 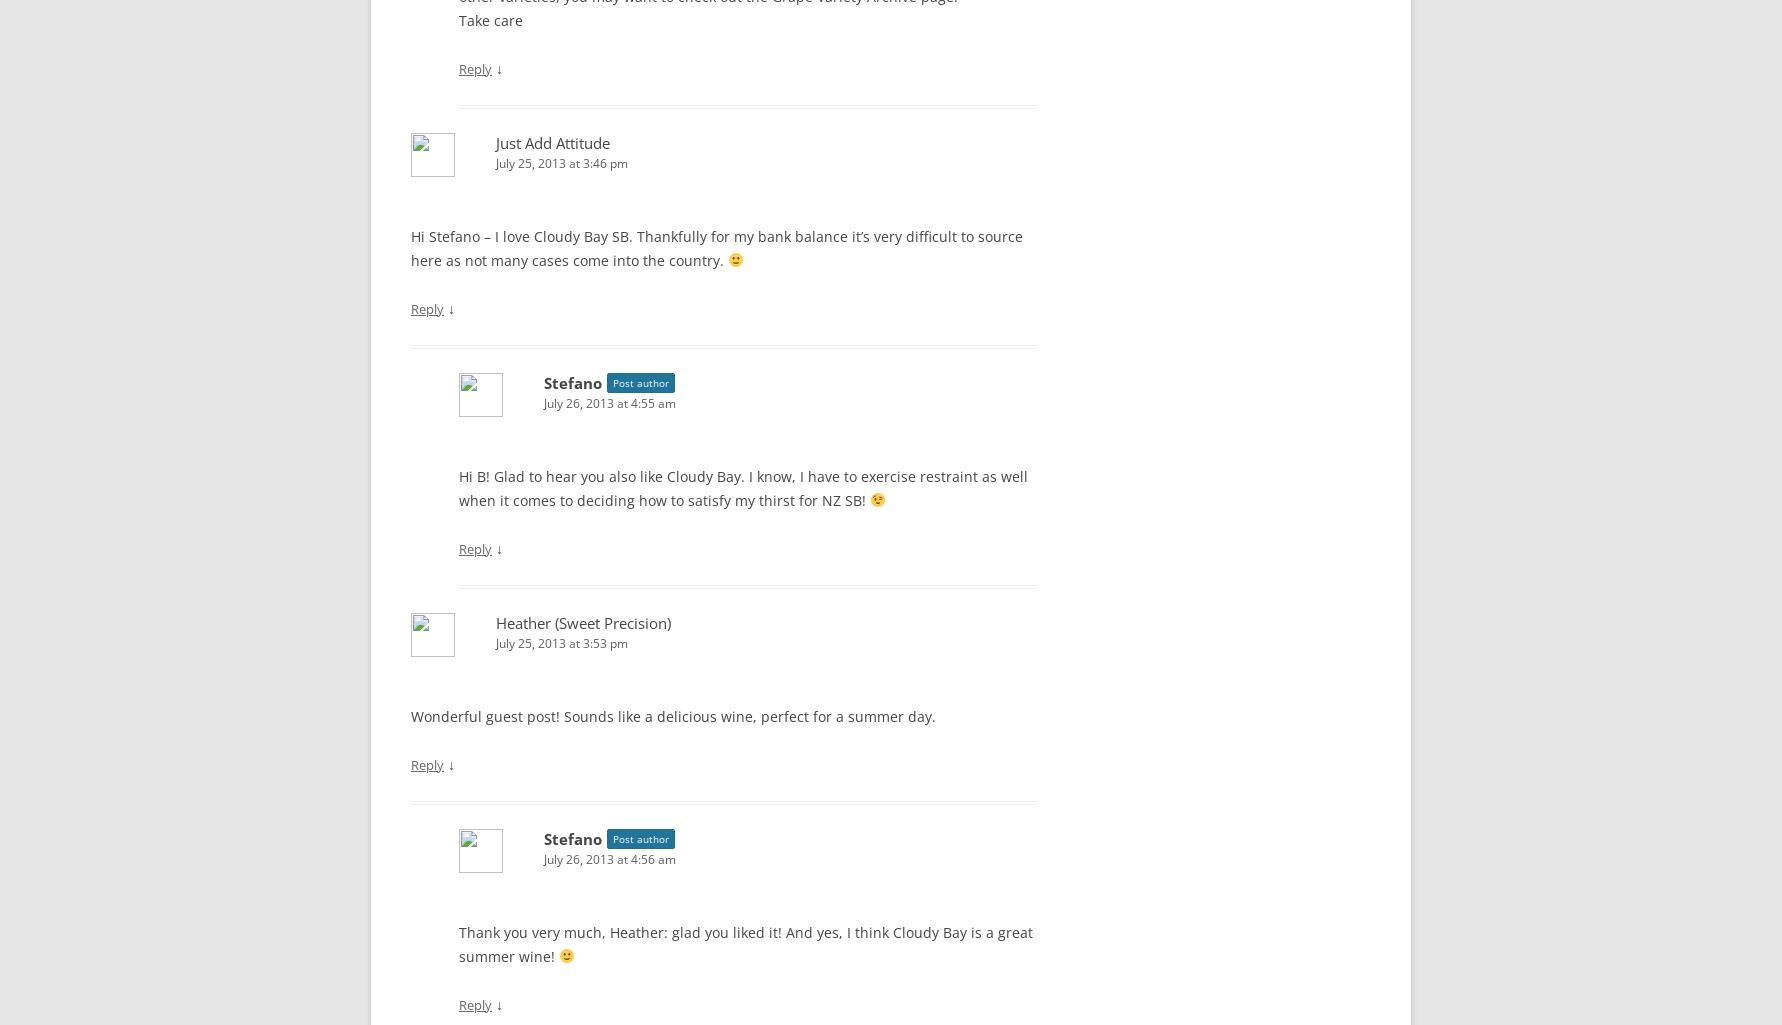 What do you see at coordinates (489, 19) in the screenshot?
I see `'Take care'` at bounding box center [489, 19].